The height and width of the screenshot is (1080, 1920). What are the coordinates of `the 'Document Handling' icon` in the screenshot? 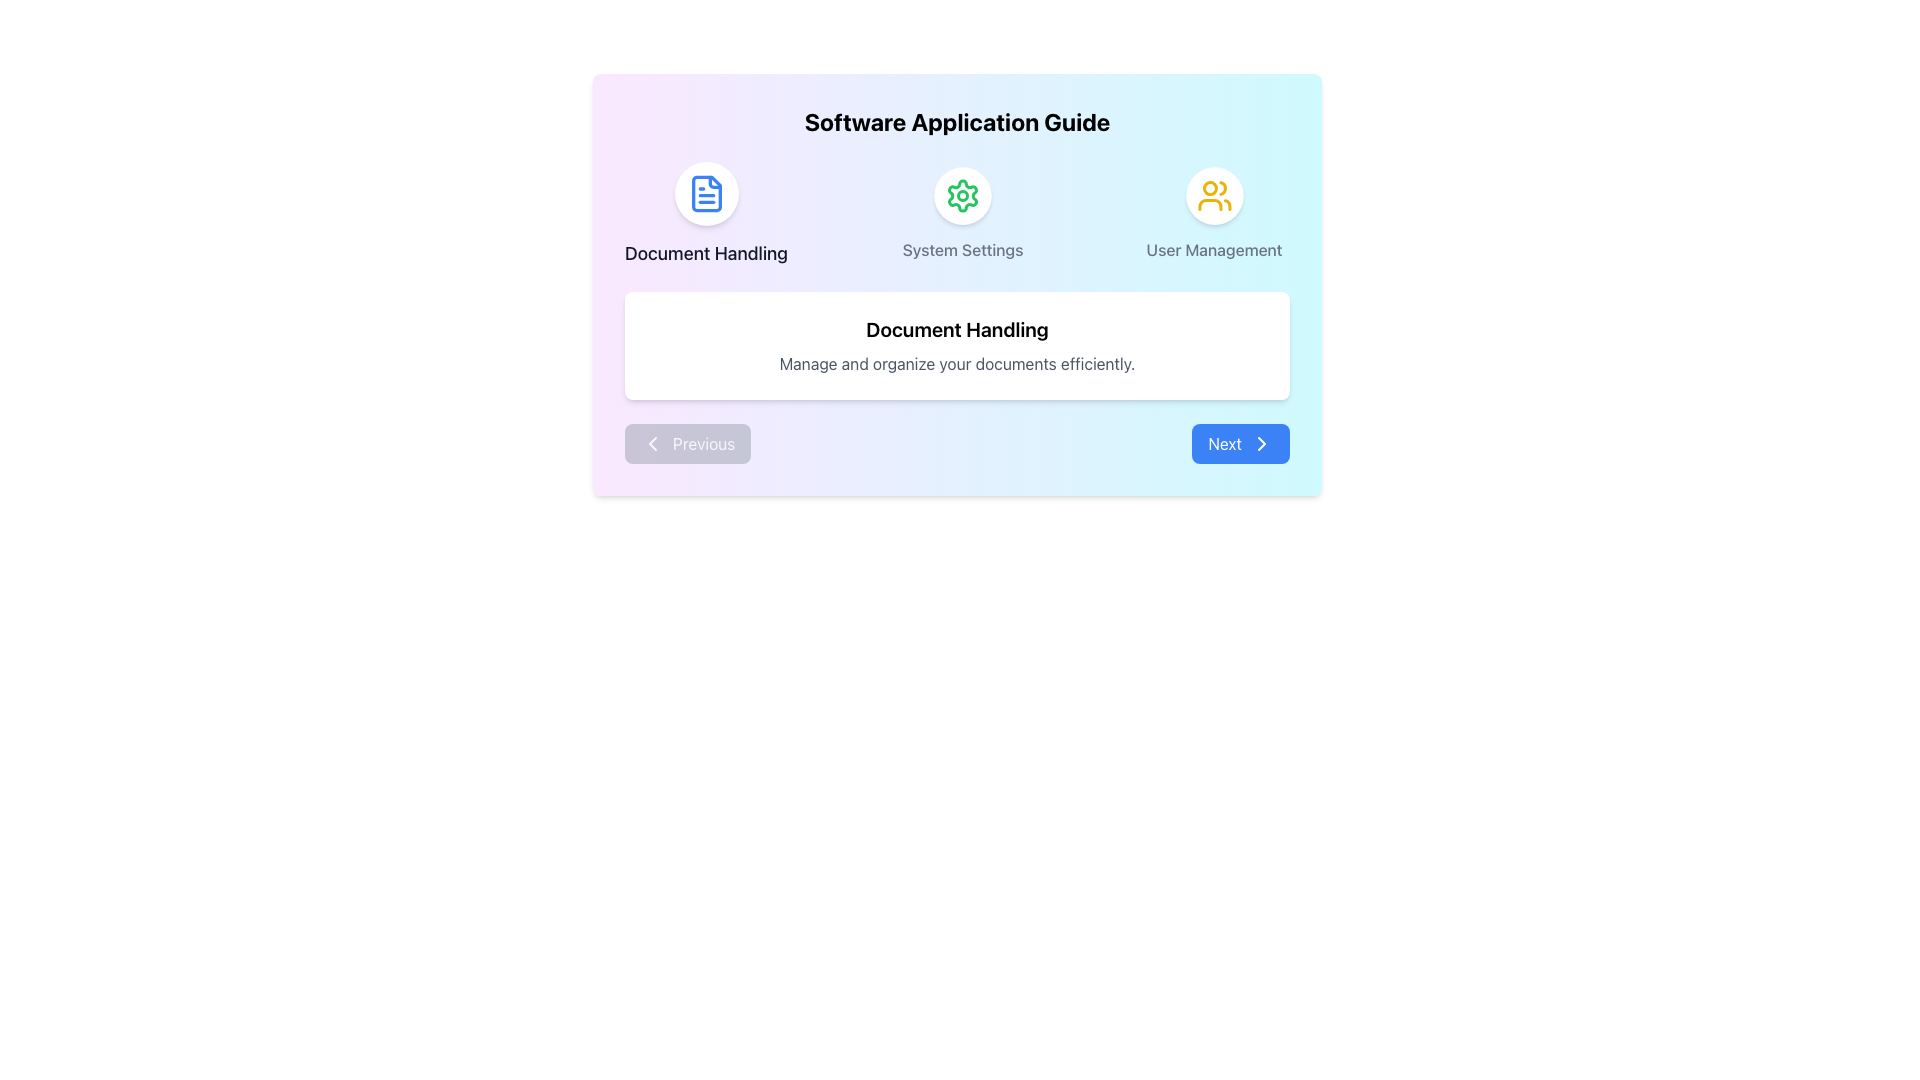 It's located at (706, 193).